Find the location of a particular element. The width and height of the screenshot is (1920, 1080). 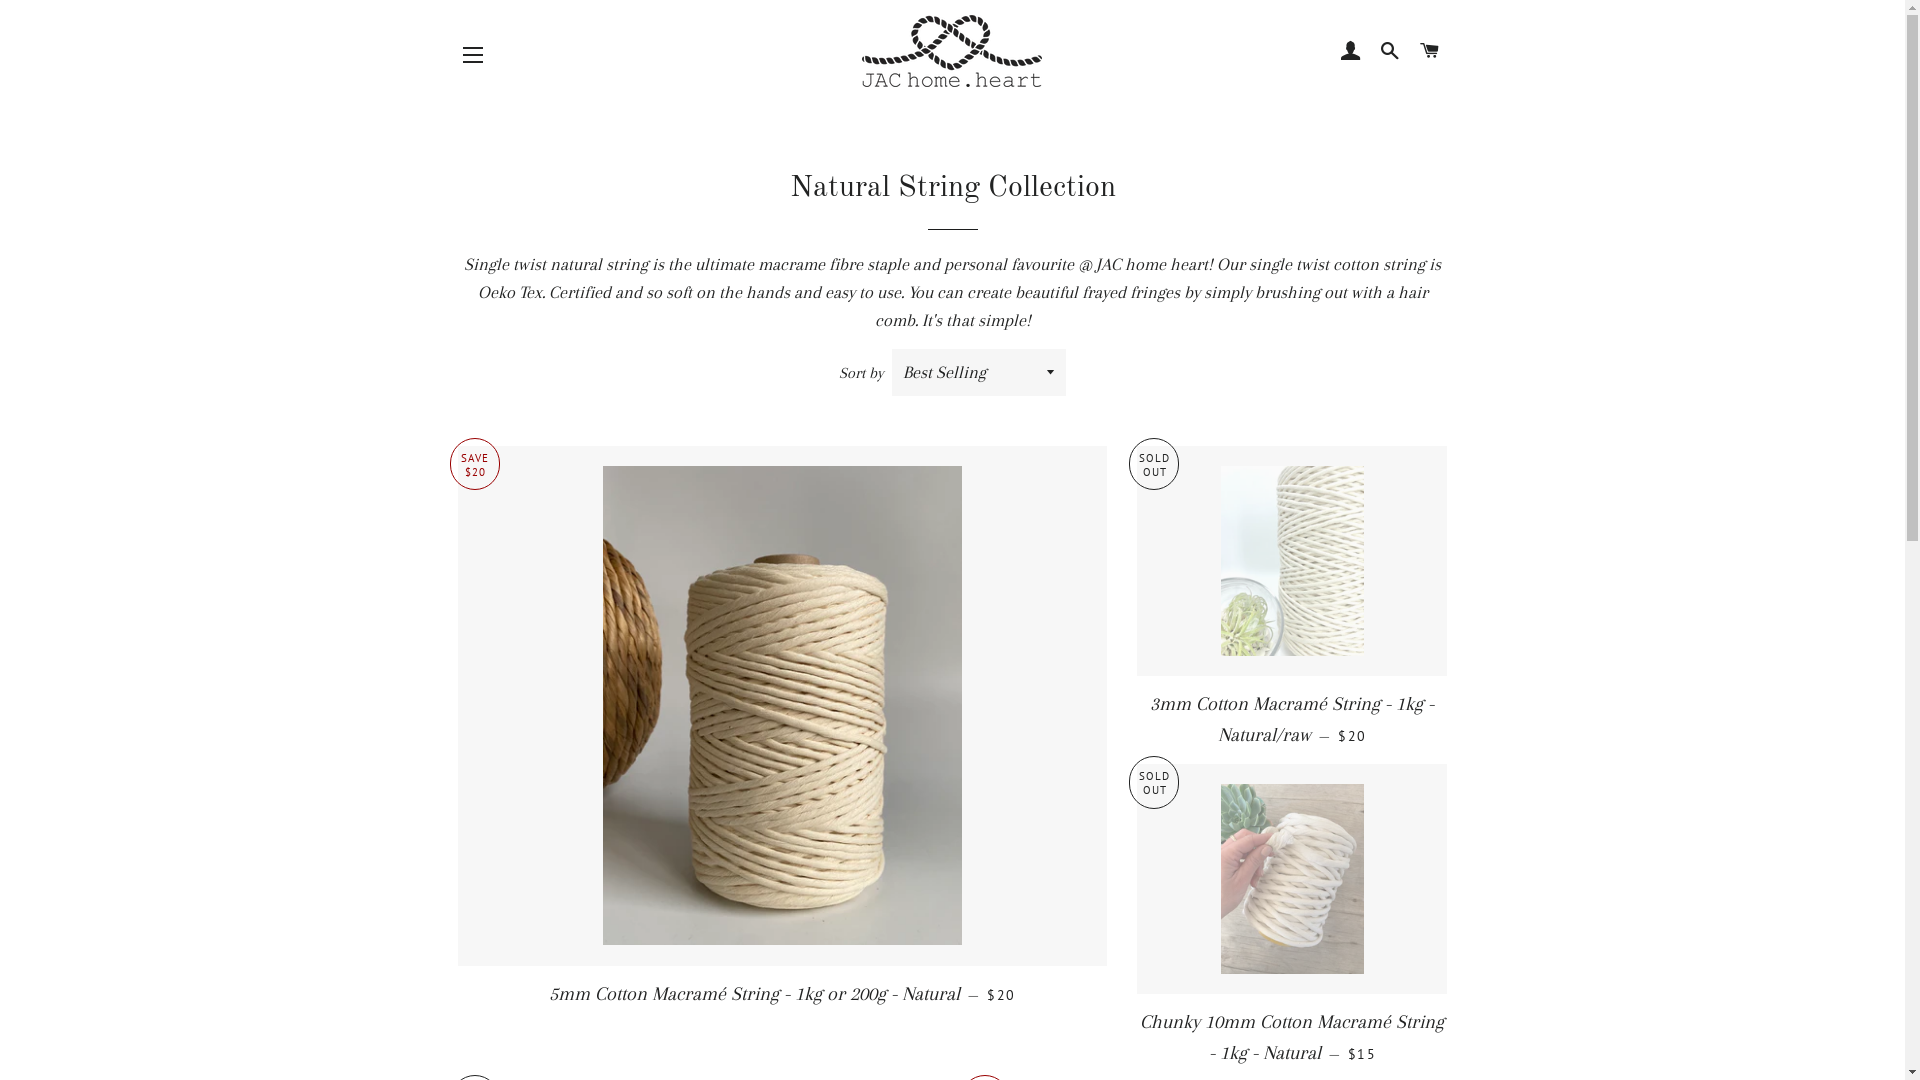

'SITE NAVIGATION' is located at coordinates (472, 53).